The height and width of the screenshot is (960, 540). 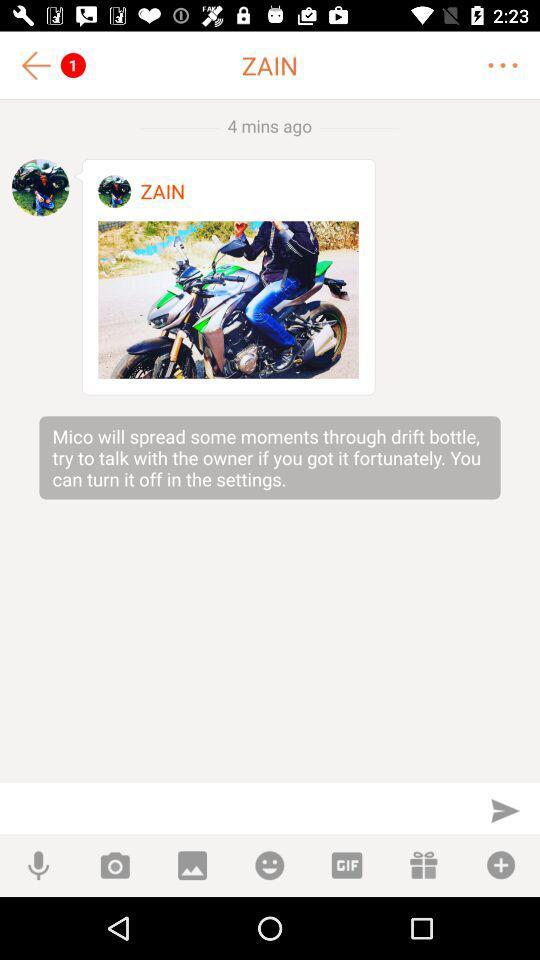 I want to click on display profile image, so click(x=40, y=187).